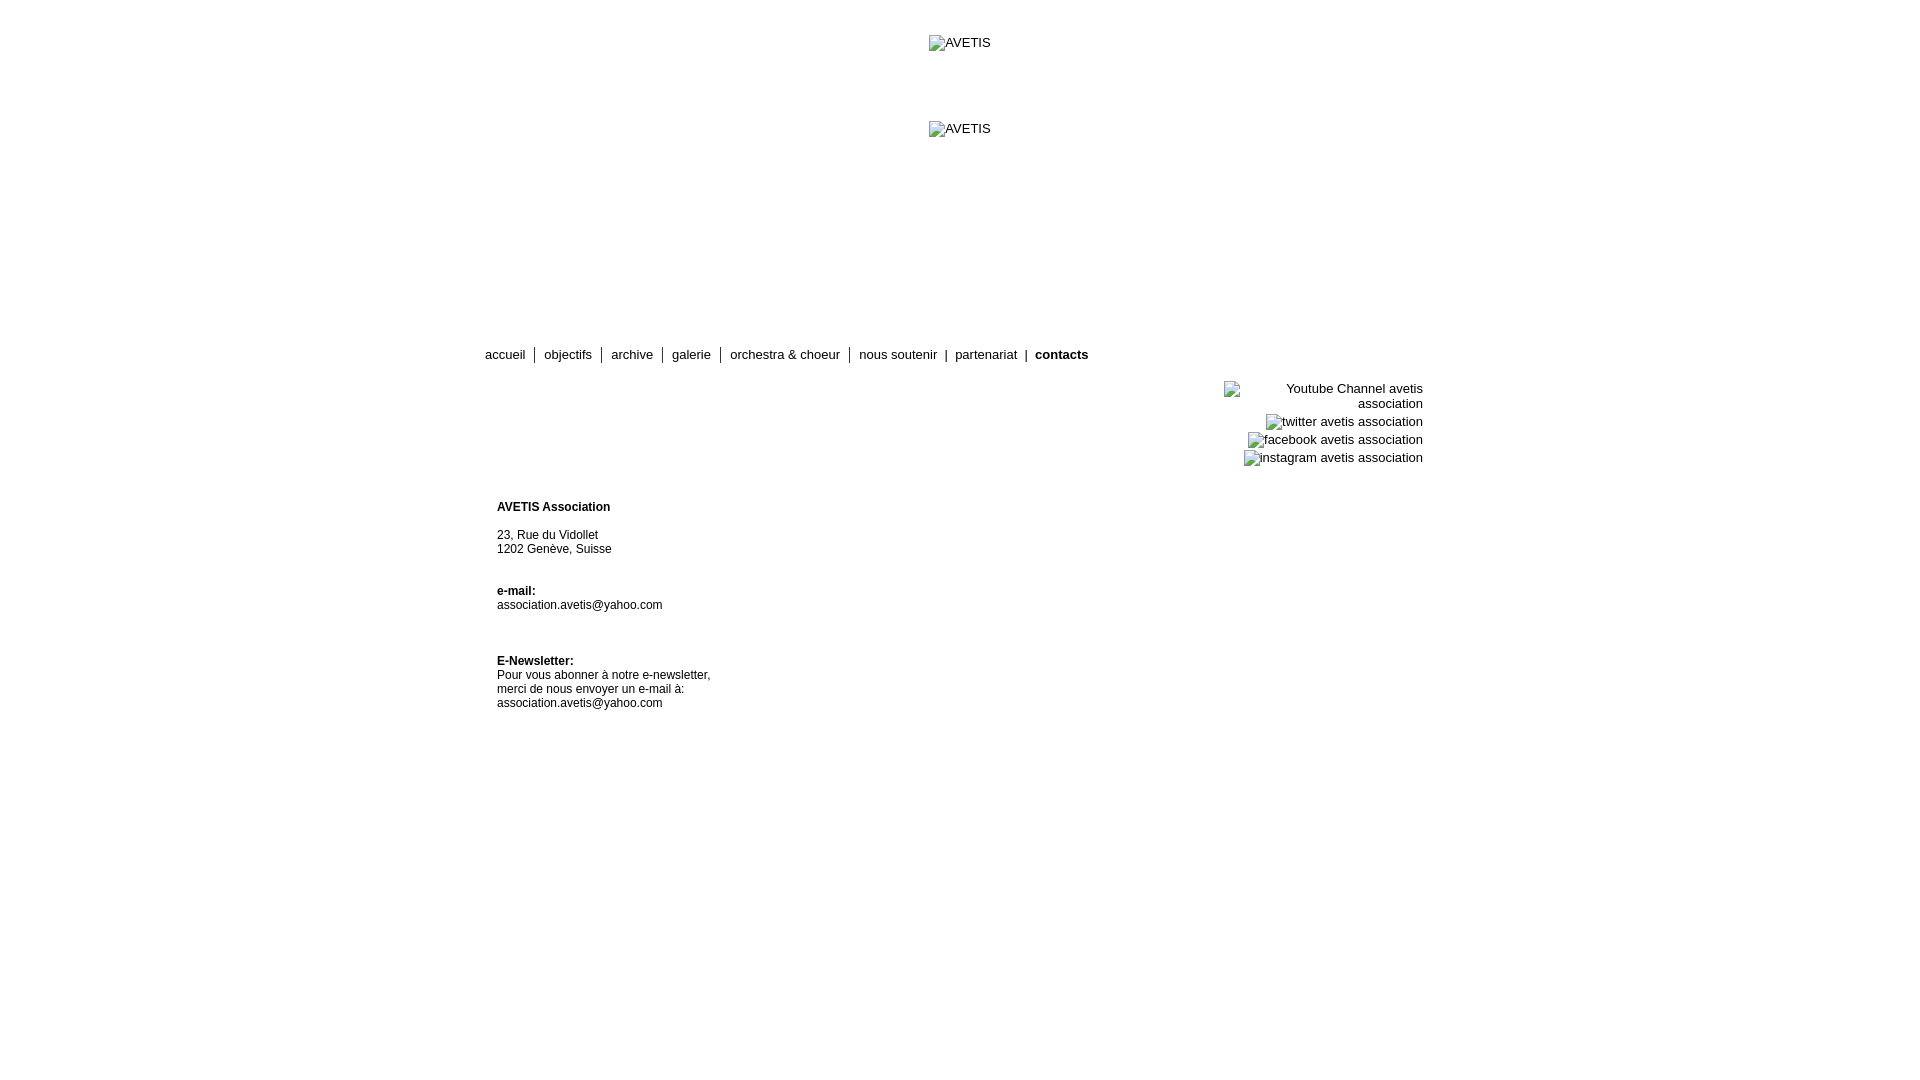  I want to click on 'galerie', so click(691, 353).